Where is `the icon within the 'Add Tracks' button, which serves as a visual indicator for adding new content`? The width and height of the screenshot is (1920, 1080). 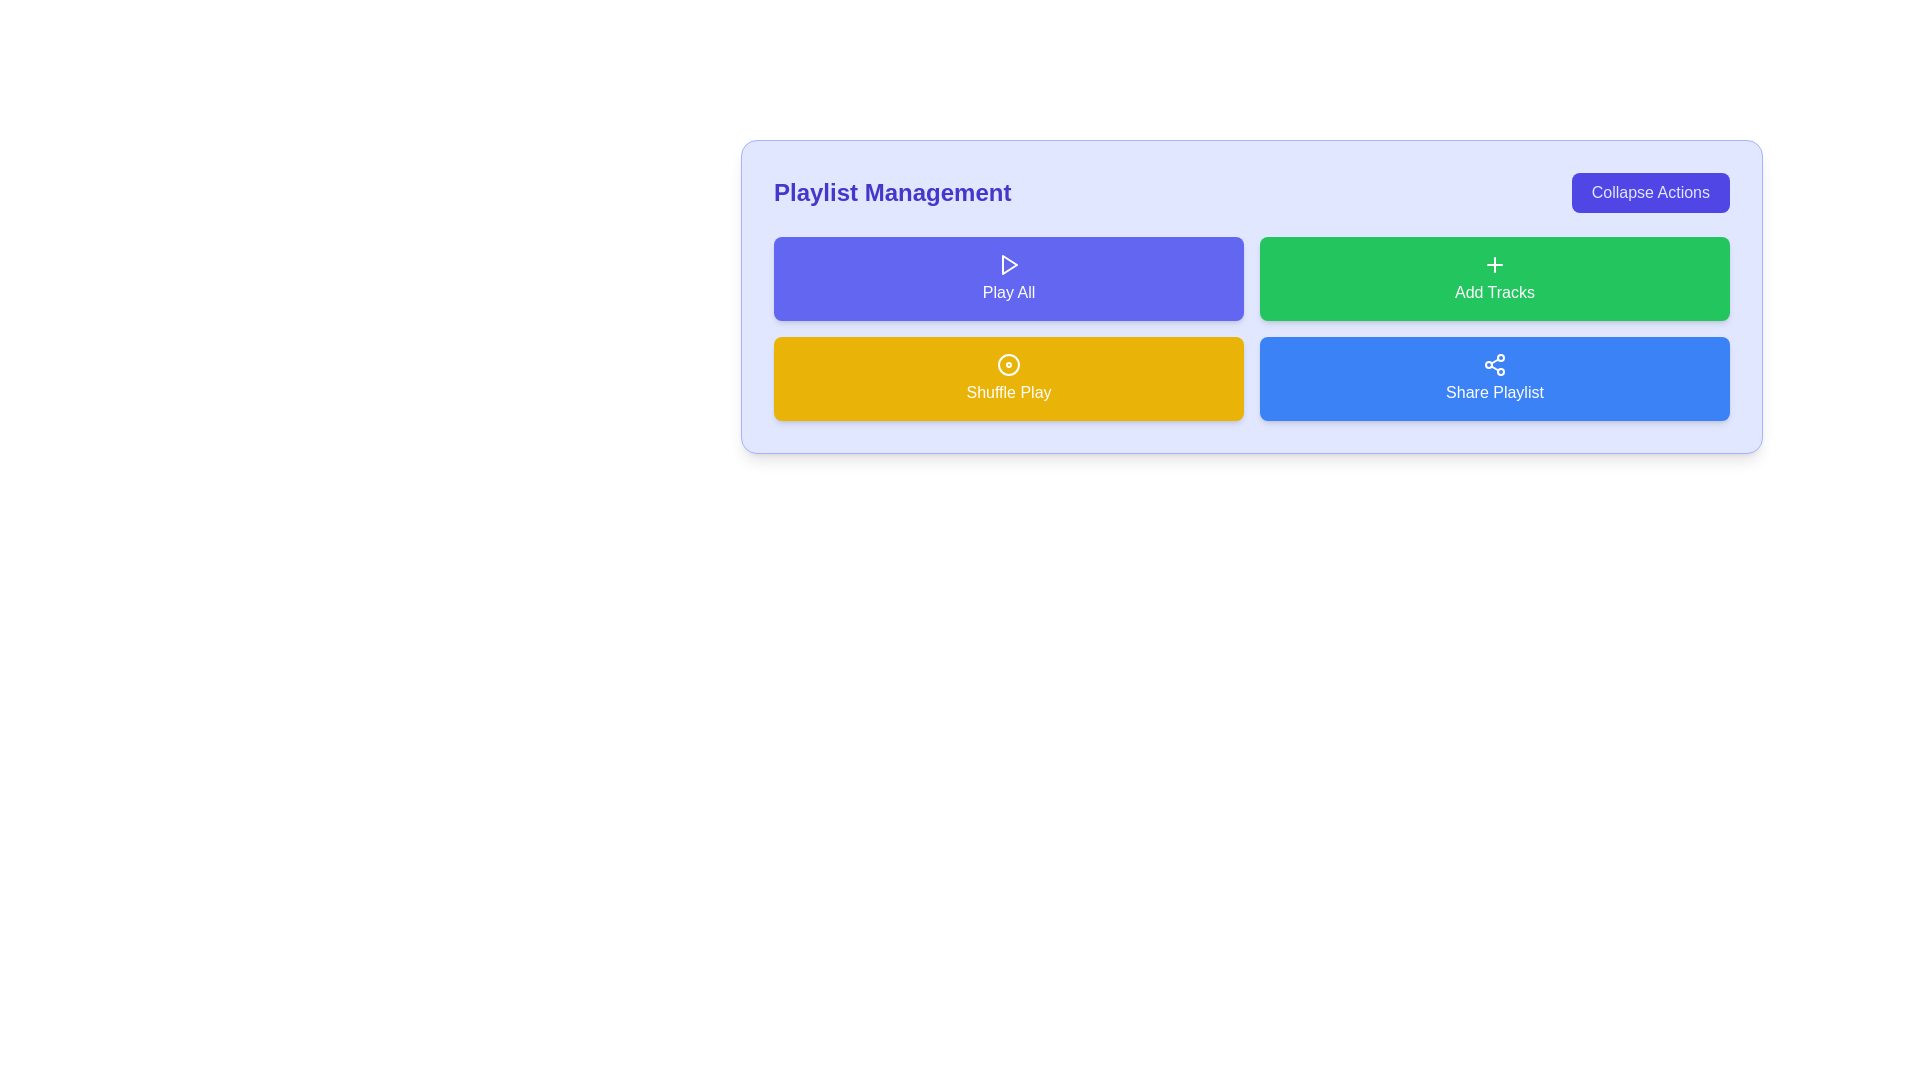 the icon within the 'Add Tracks' button, which serves as a visual indicator for adding new content is located at coordinates (1494, 264).